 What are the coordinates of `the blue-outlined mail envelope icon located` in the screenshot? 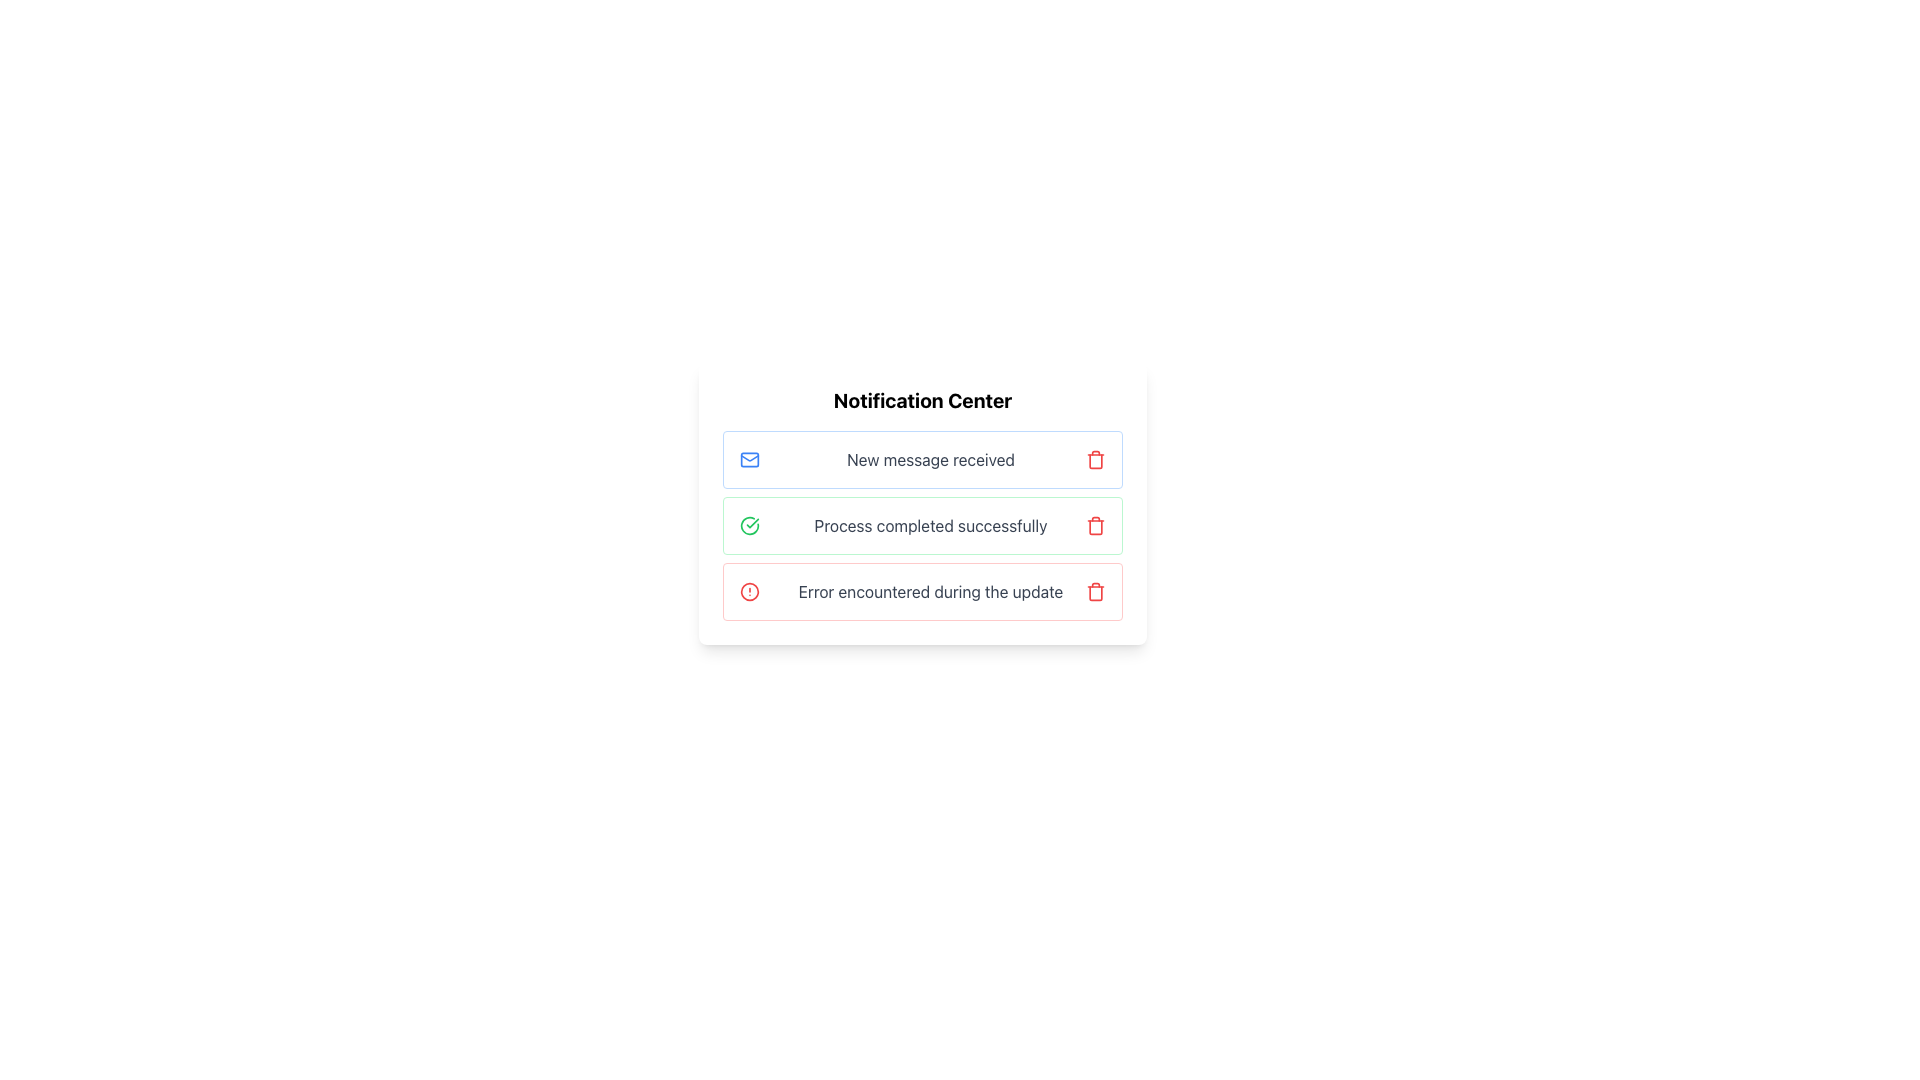 It's located at (748, 459).